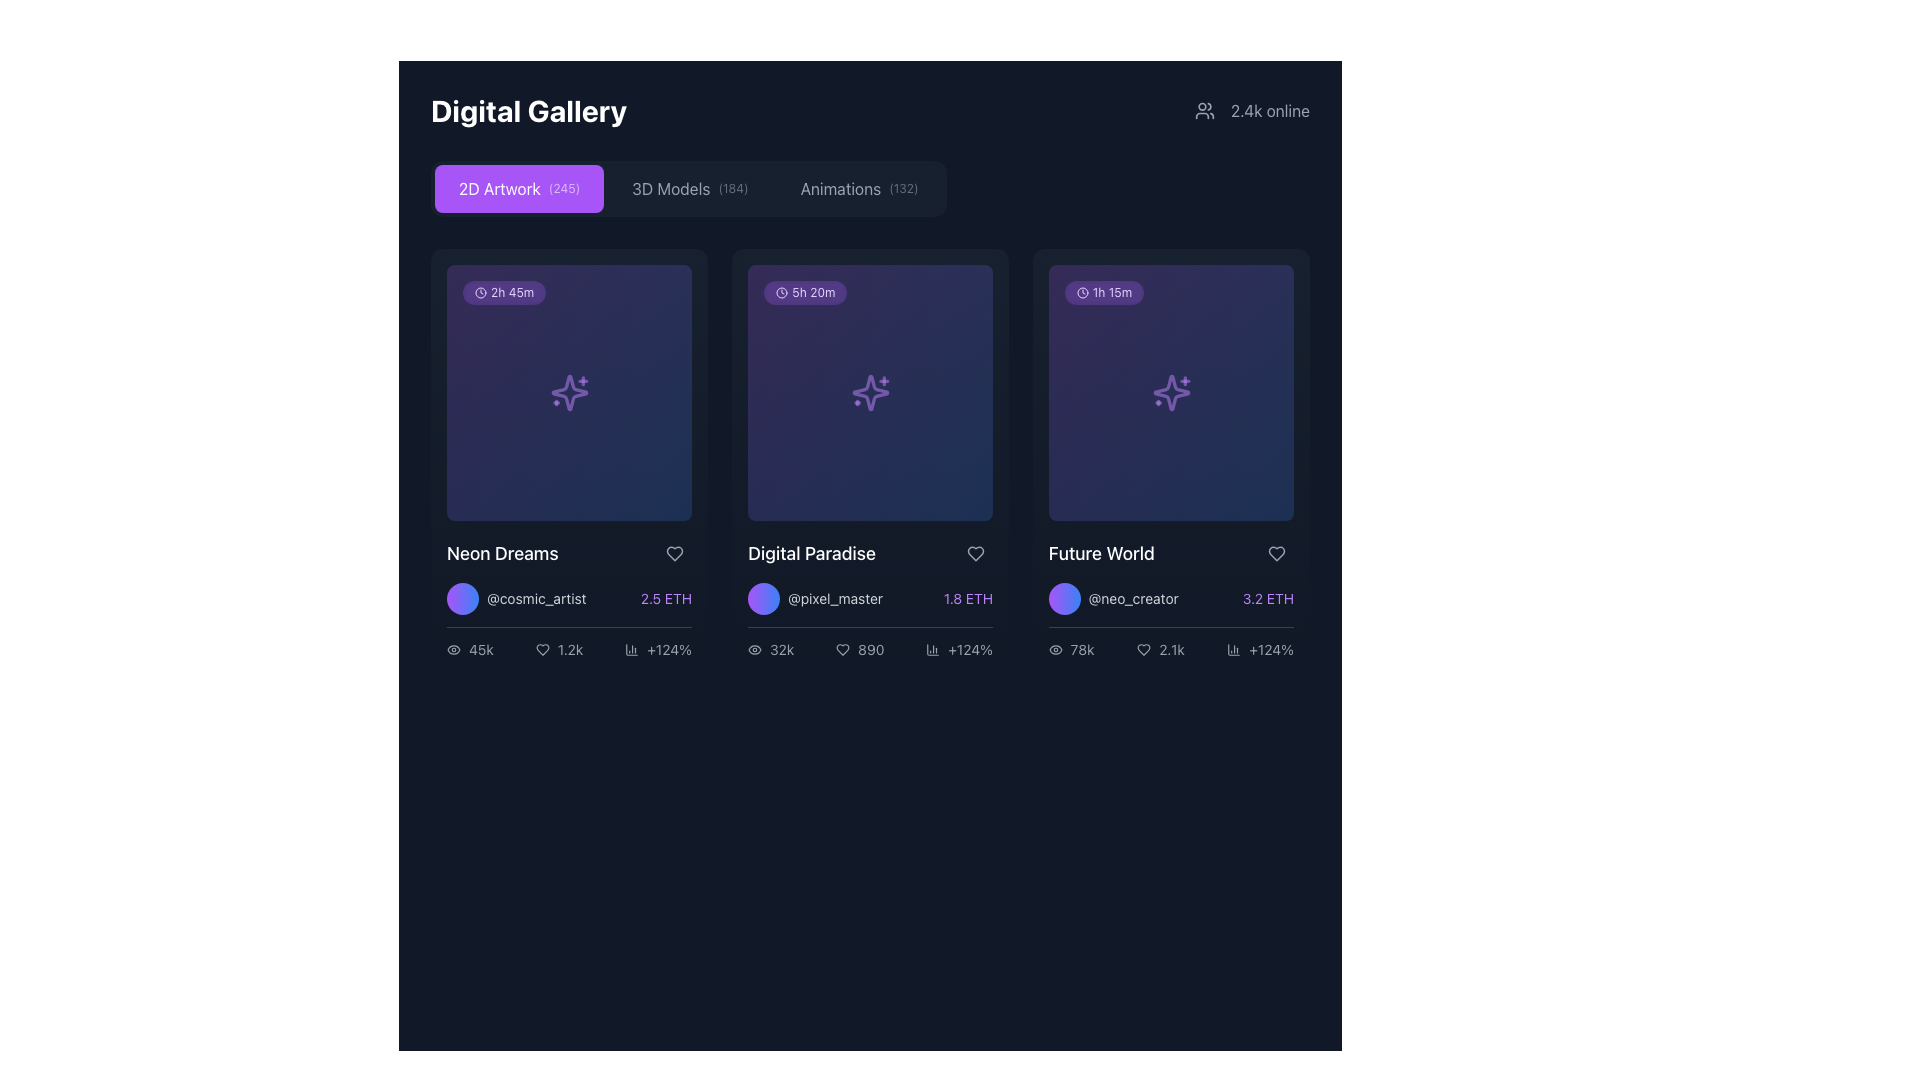 The height and width of the screenshot is (1080, 1920). I want to click on the clock icon located to the left of the time text '2h 45m' in the top-left corner of the artwork card labeled 'Neon Dreams', so click(480, 293).